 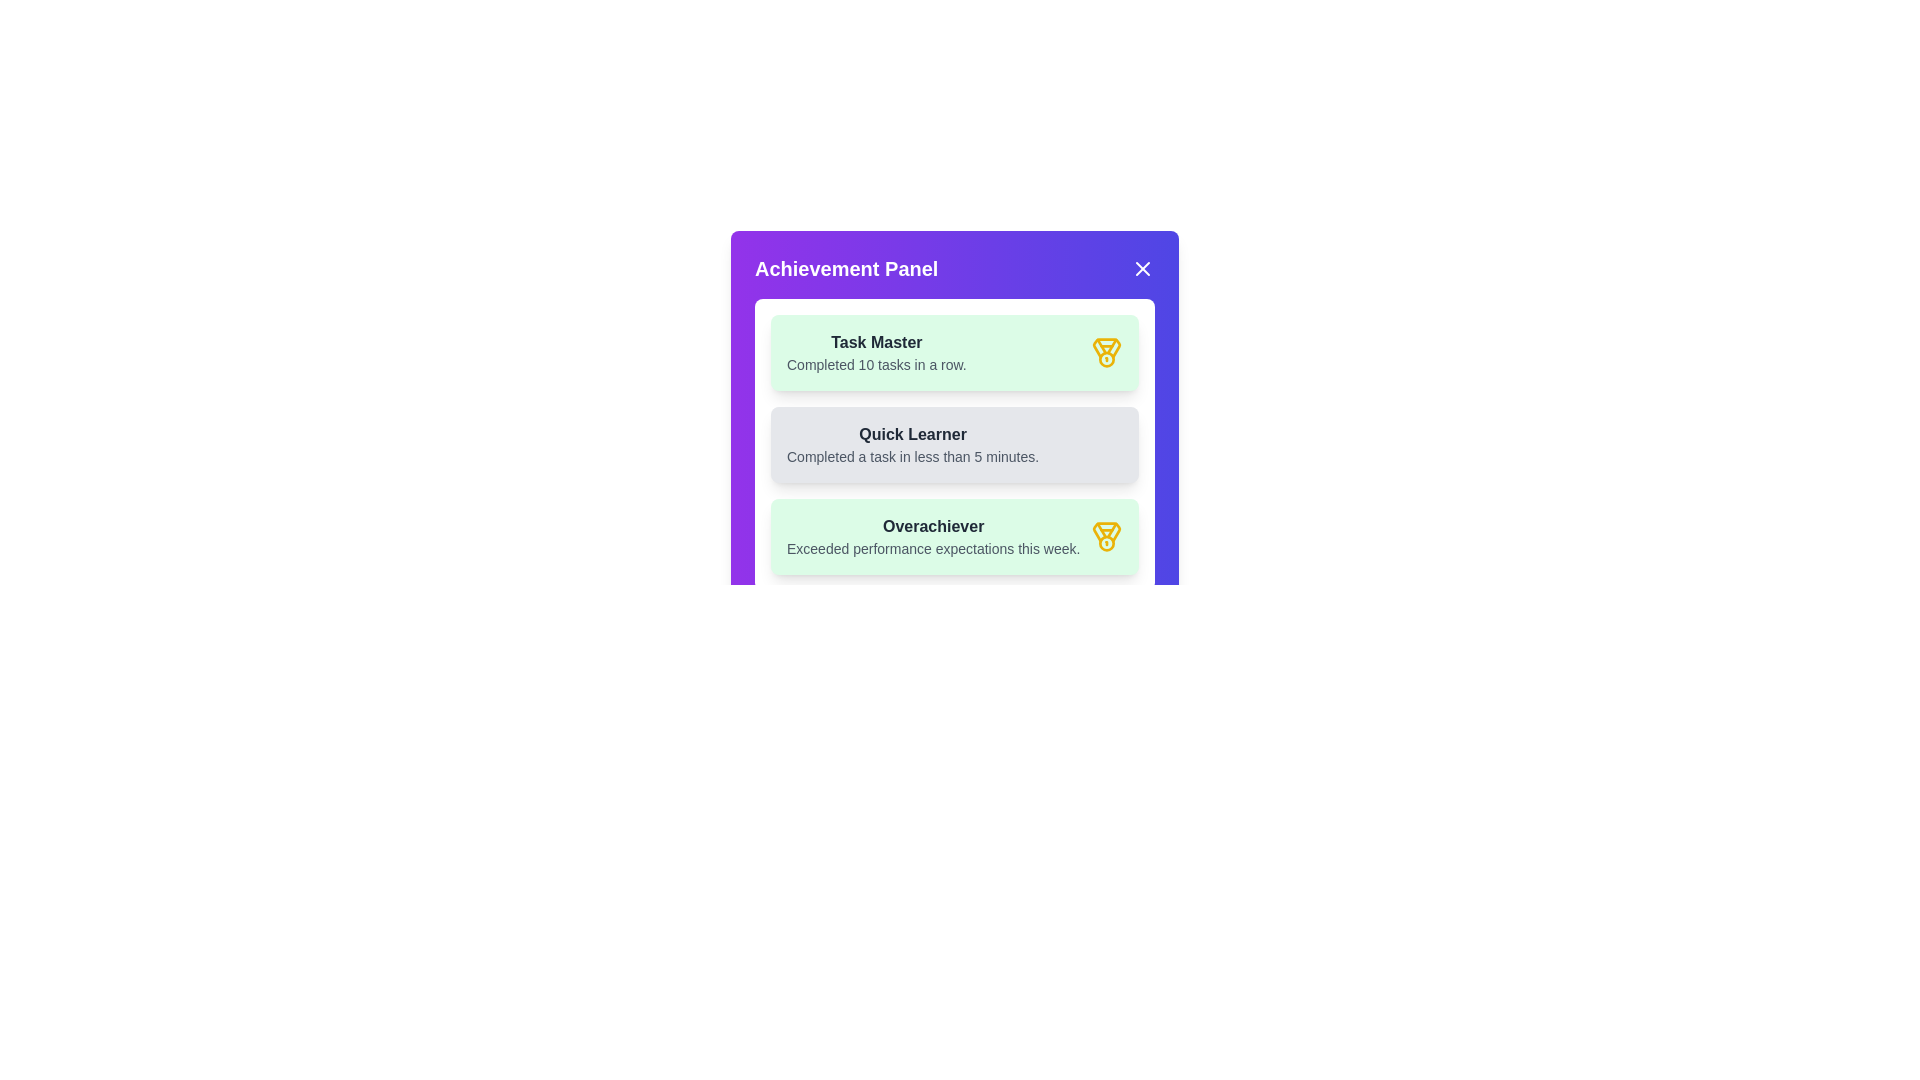 What do you see at coordinates (1142, 268) in the screenshot?
I see `the close button located at the top-right corner of the 'Achievement Panel'` at bounding box center [1142, 268].